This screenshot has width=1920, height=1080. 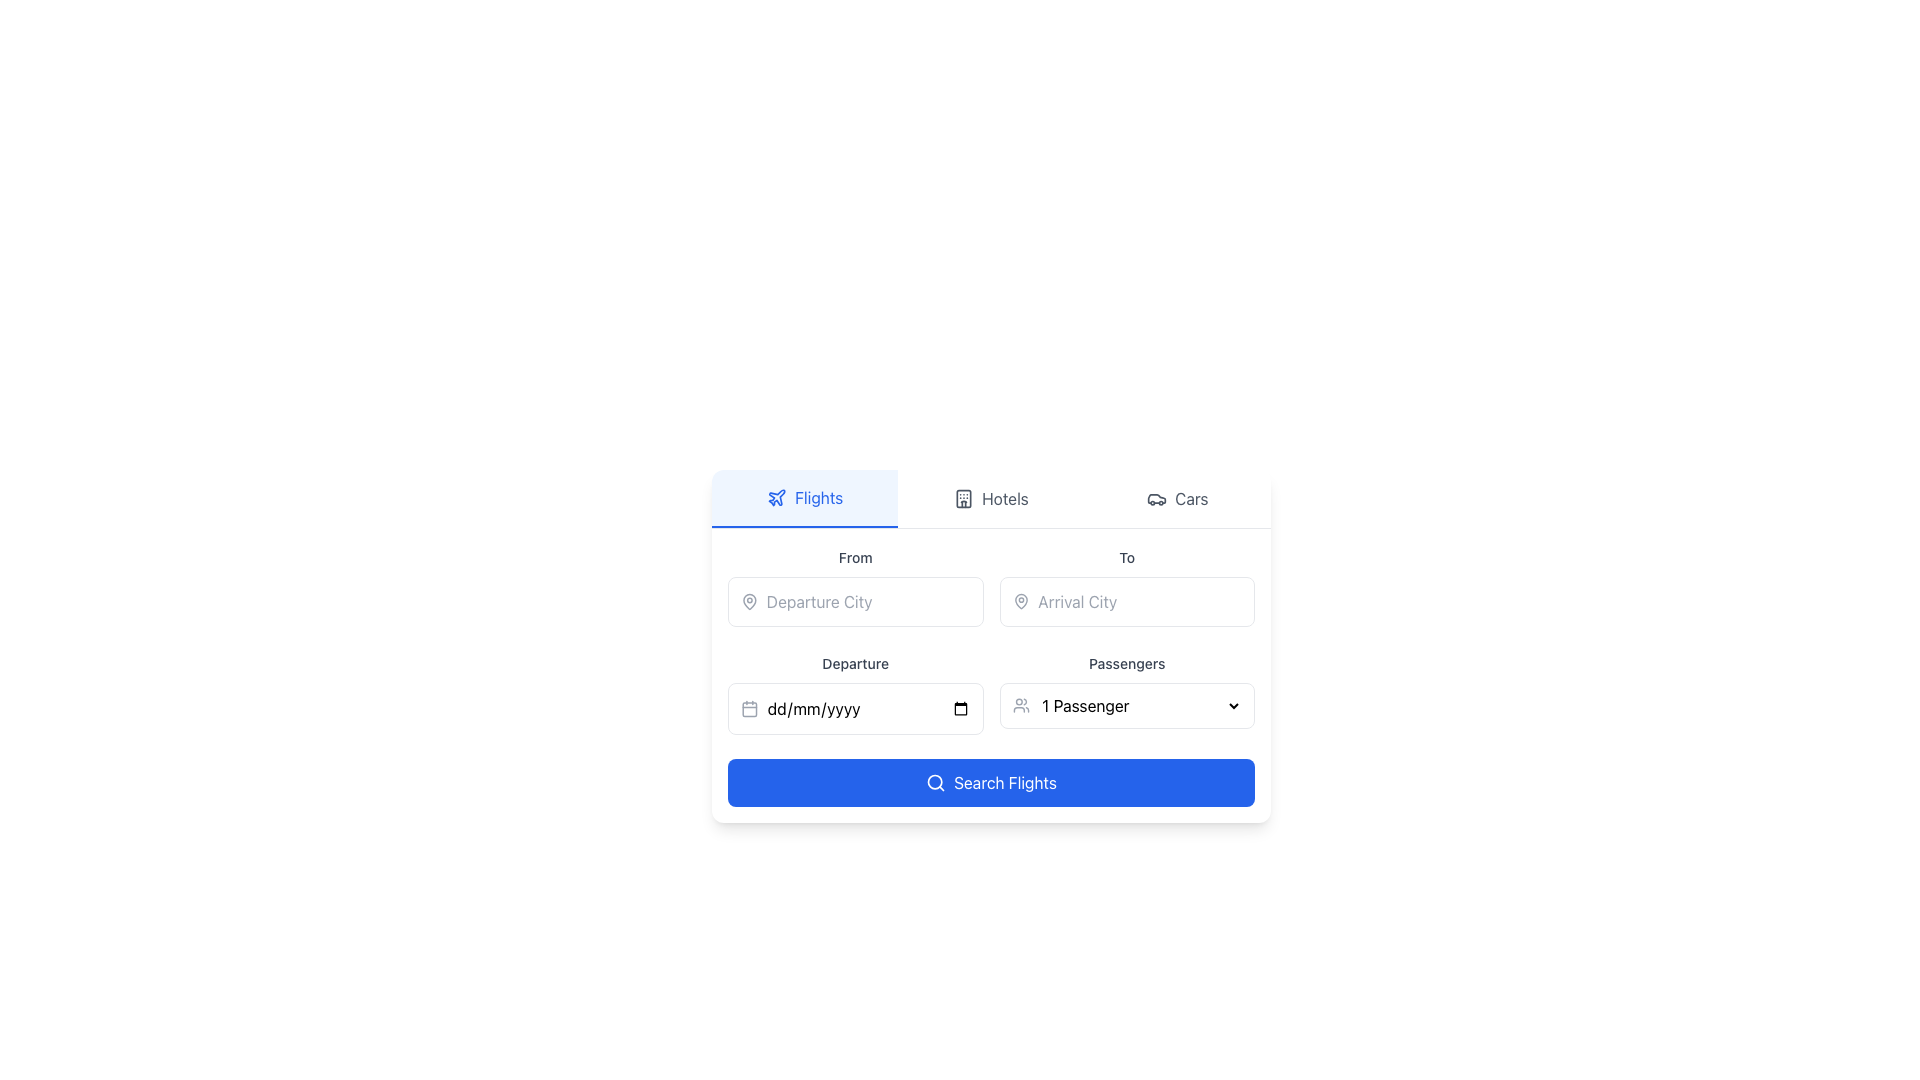 What do you see at coordinates (819, 496) in the screenshot?
I see `text from the 'Flights' label, which is a bold blue text element located near the center of the tabbed section's header and aligned next to an airplane icon` at bounding box center [819, 496].